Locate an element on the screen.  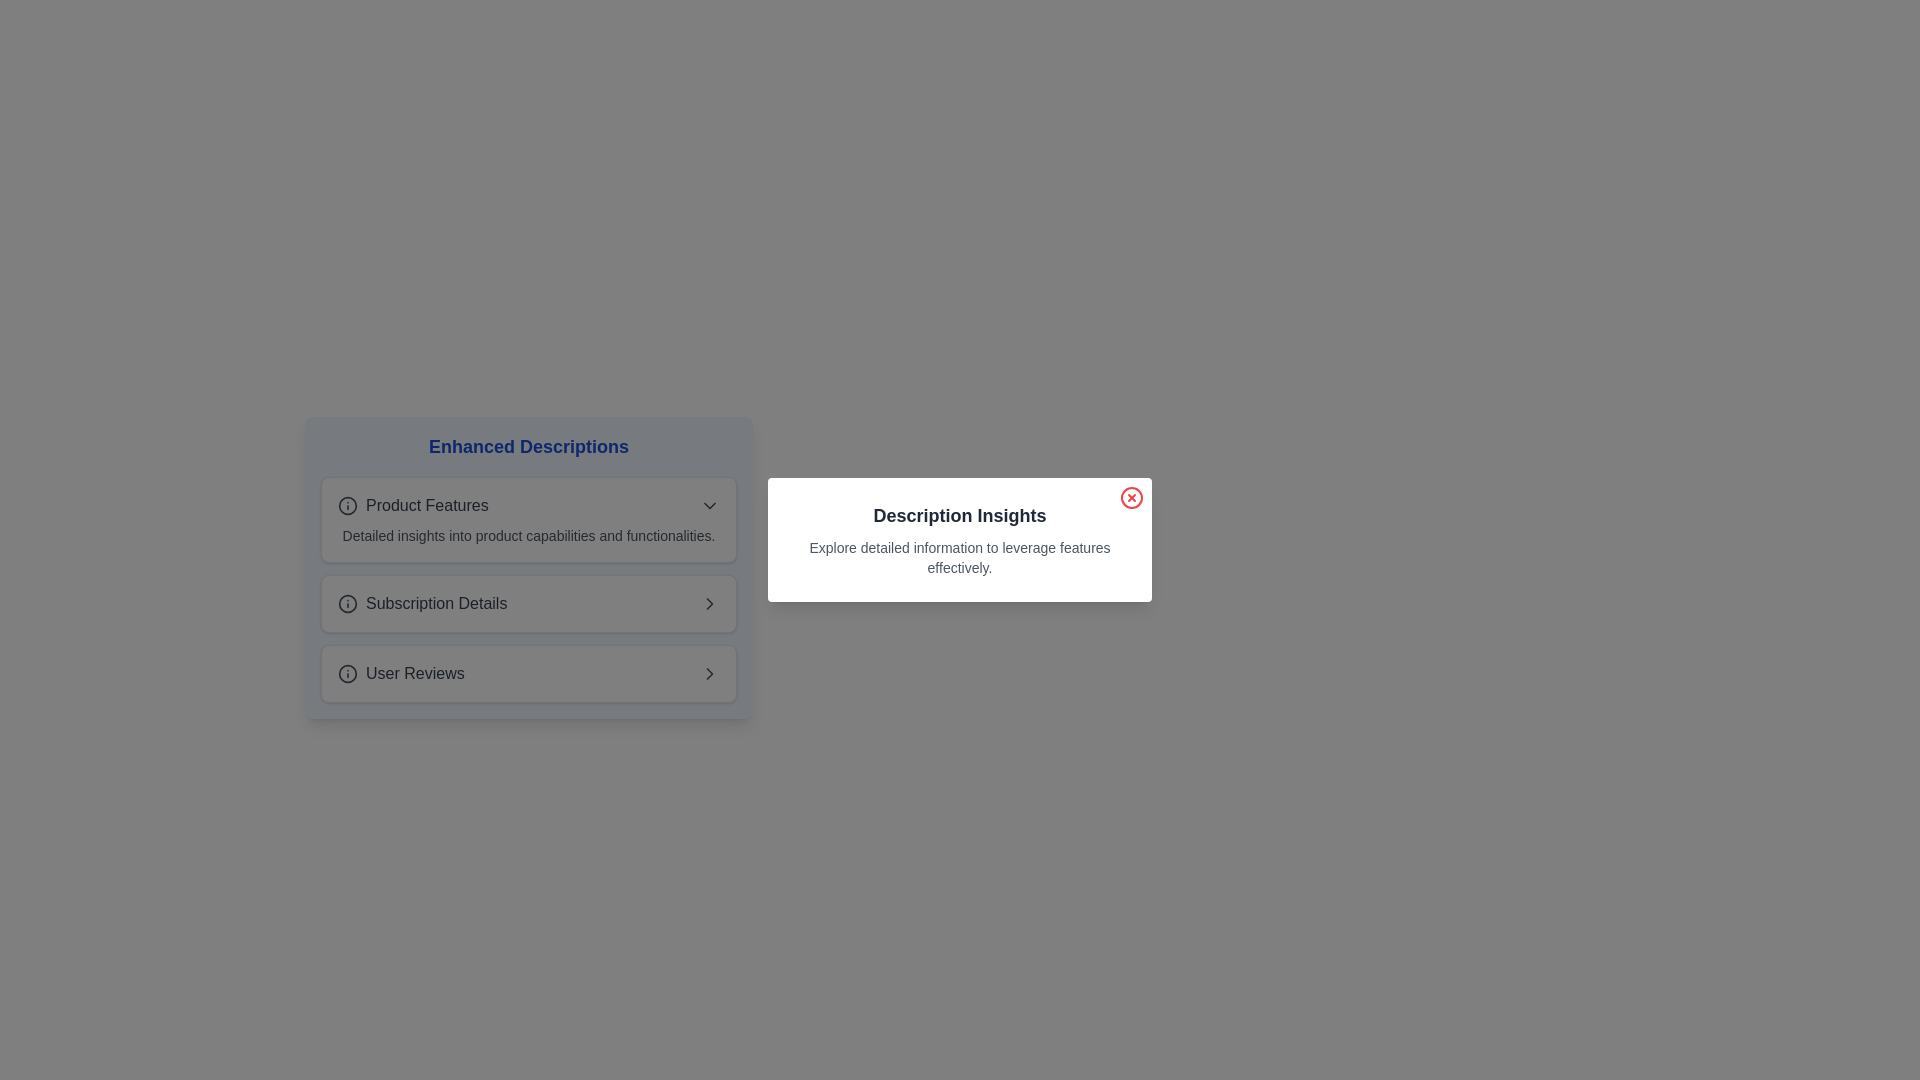
the icon on the rightmost side of the 'Product Features' entry within the 'Enhanced Descriptions' list is located at coordinates (710, 504).